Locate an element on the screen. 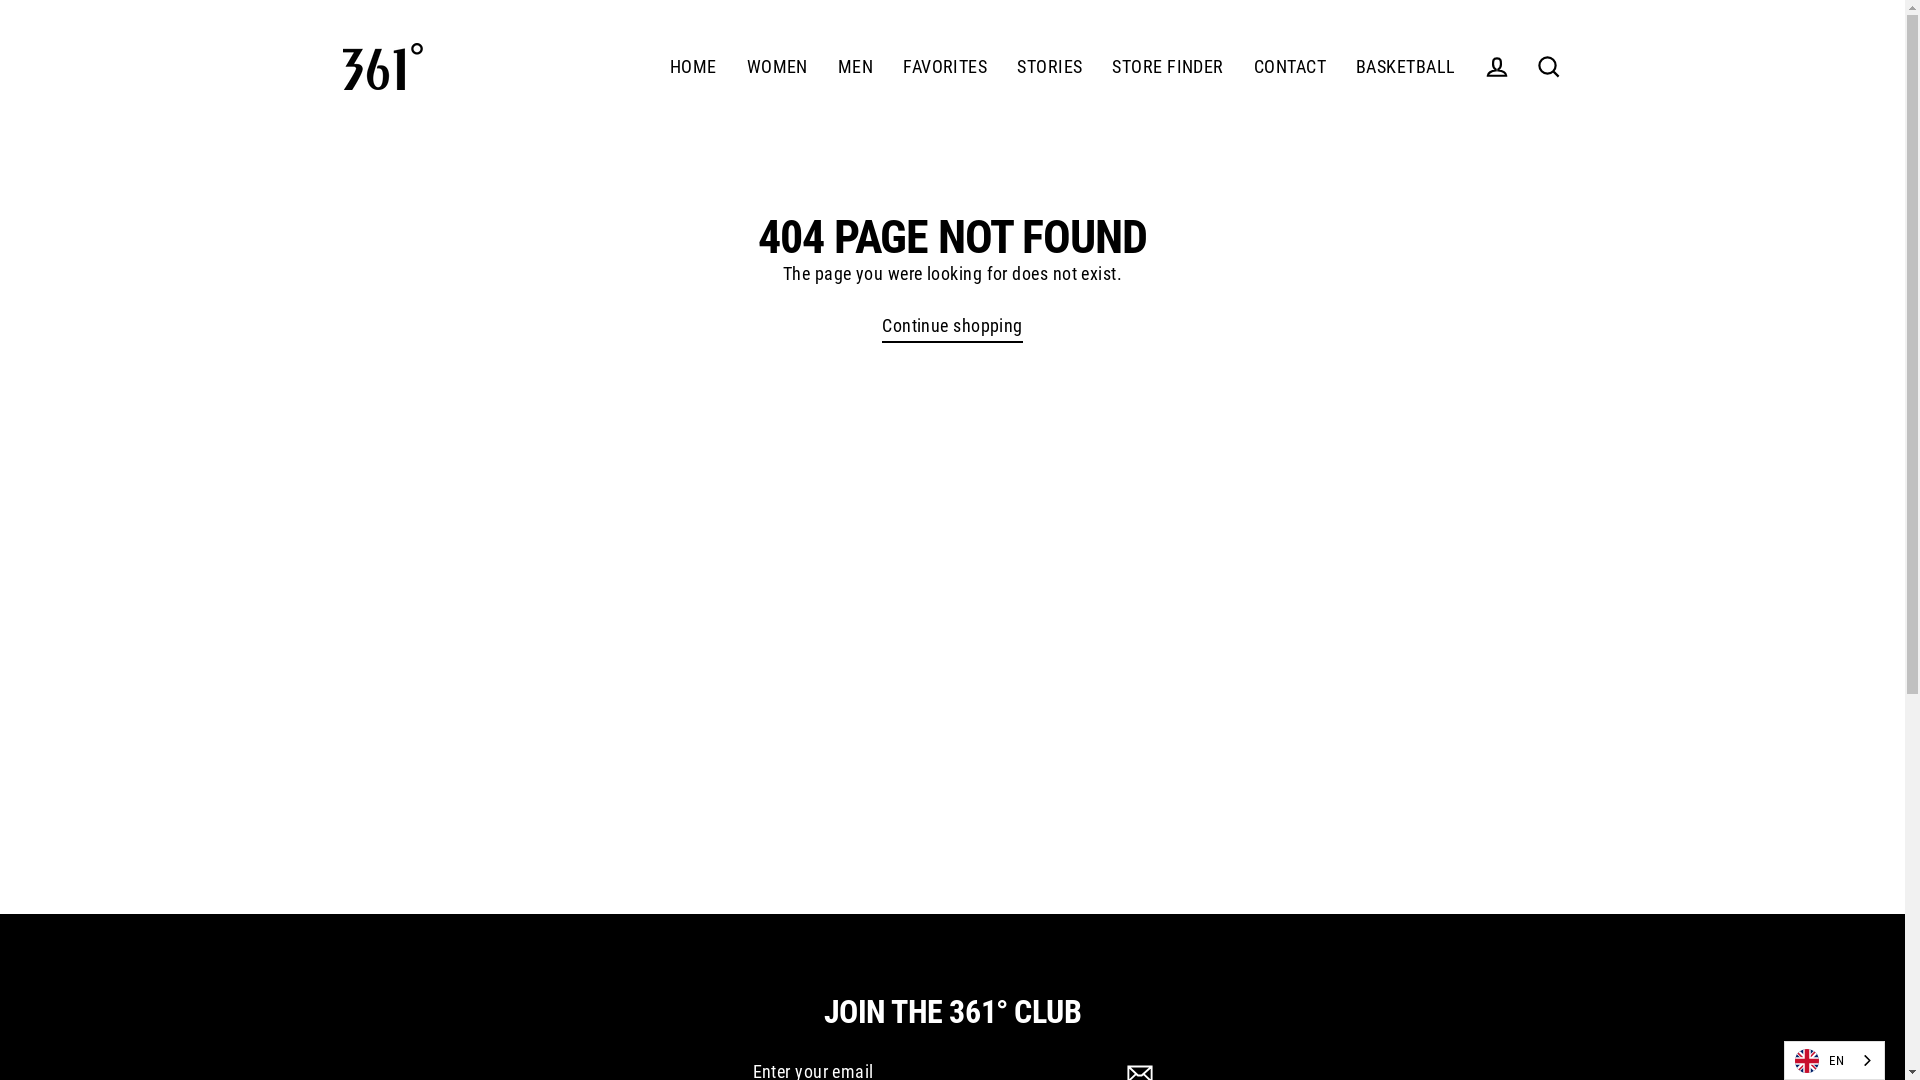 Image resolution: width=1920 pixels, height=1080 pixels. 'FAVORITES' is located at coordinates (944, 65).